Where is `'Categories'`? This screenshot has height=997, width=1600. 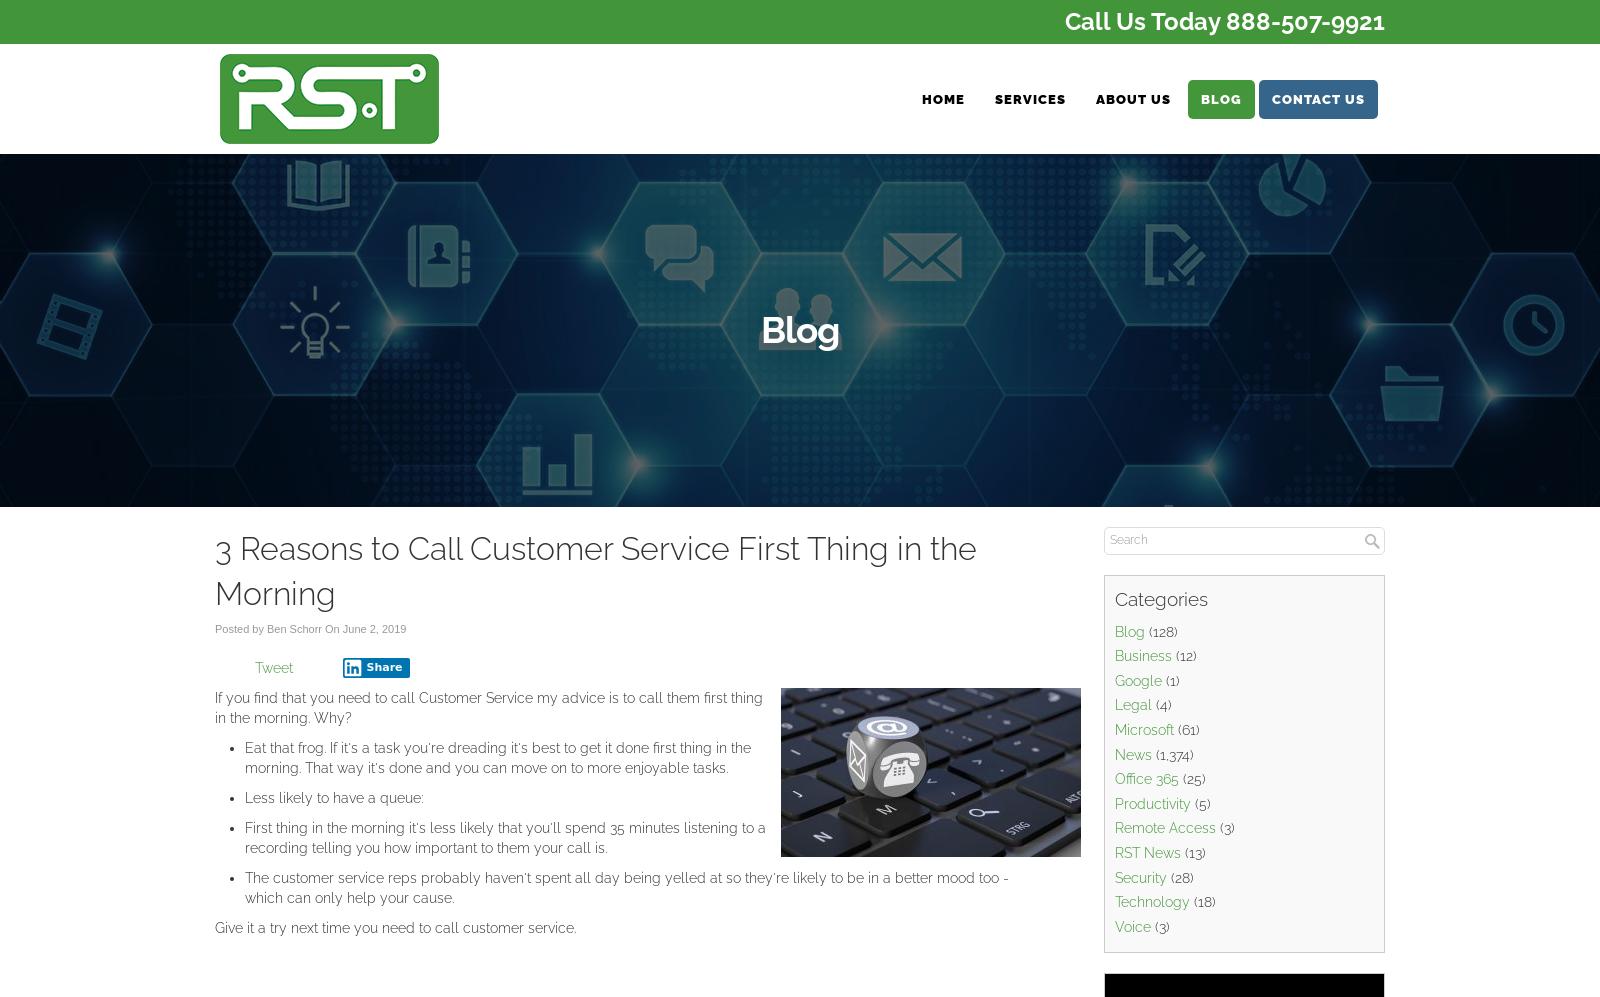 'Categories' is located at coordinates (1161, 597).